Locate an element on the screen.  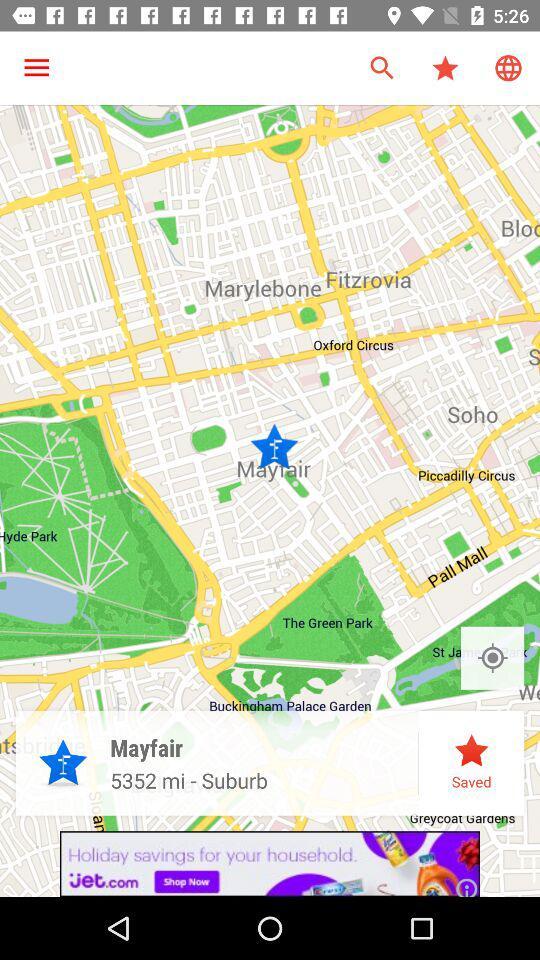
this button shows you your current location is located at coordinates (491, 657).